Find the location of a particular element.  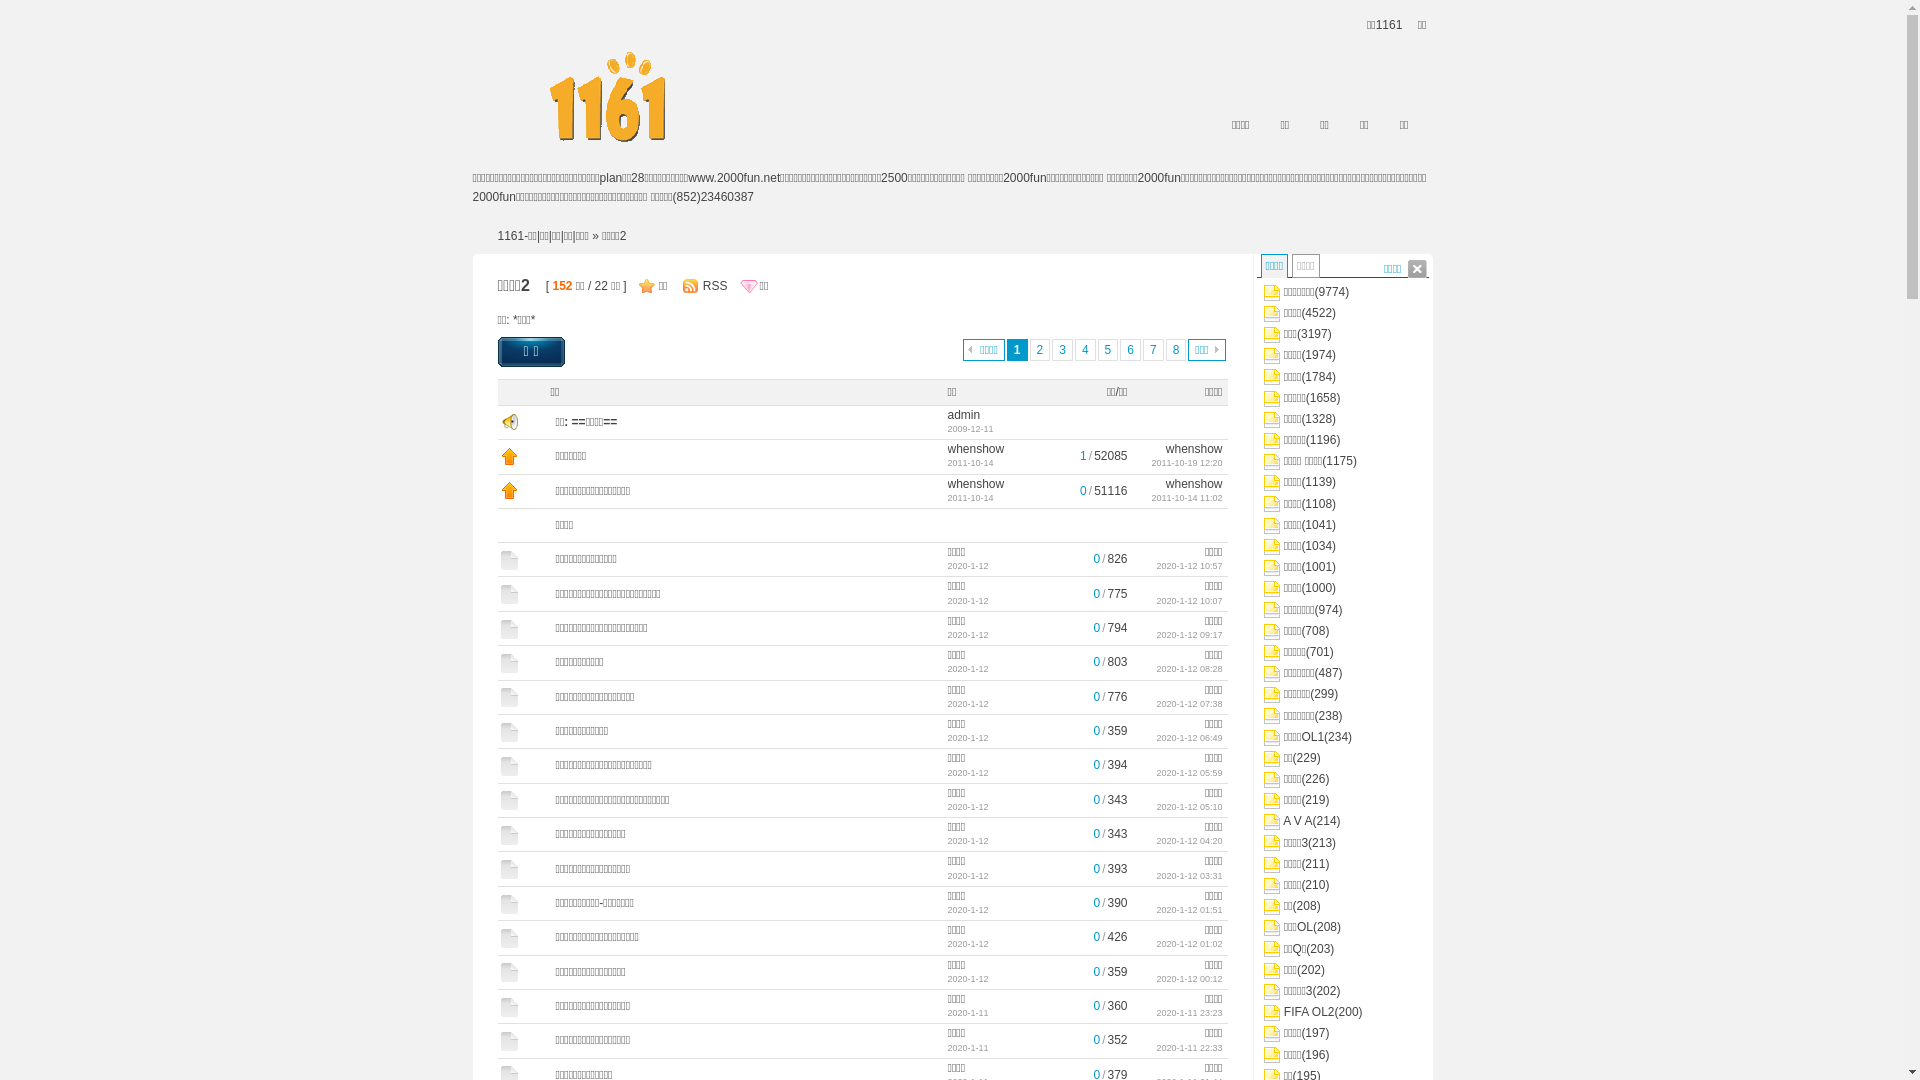

'2020-1-12 00:12' is located at coordinates (1189, 978).